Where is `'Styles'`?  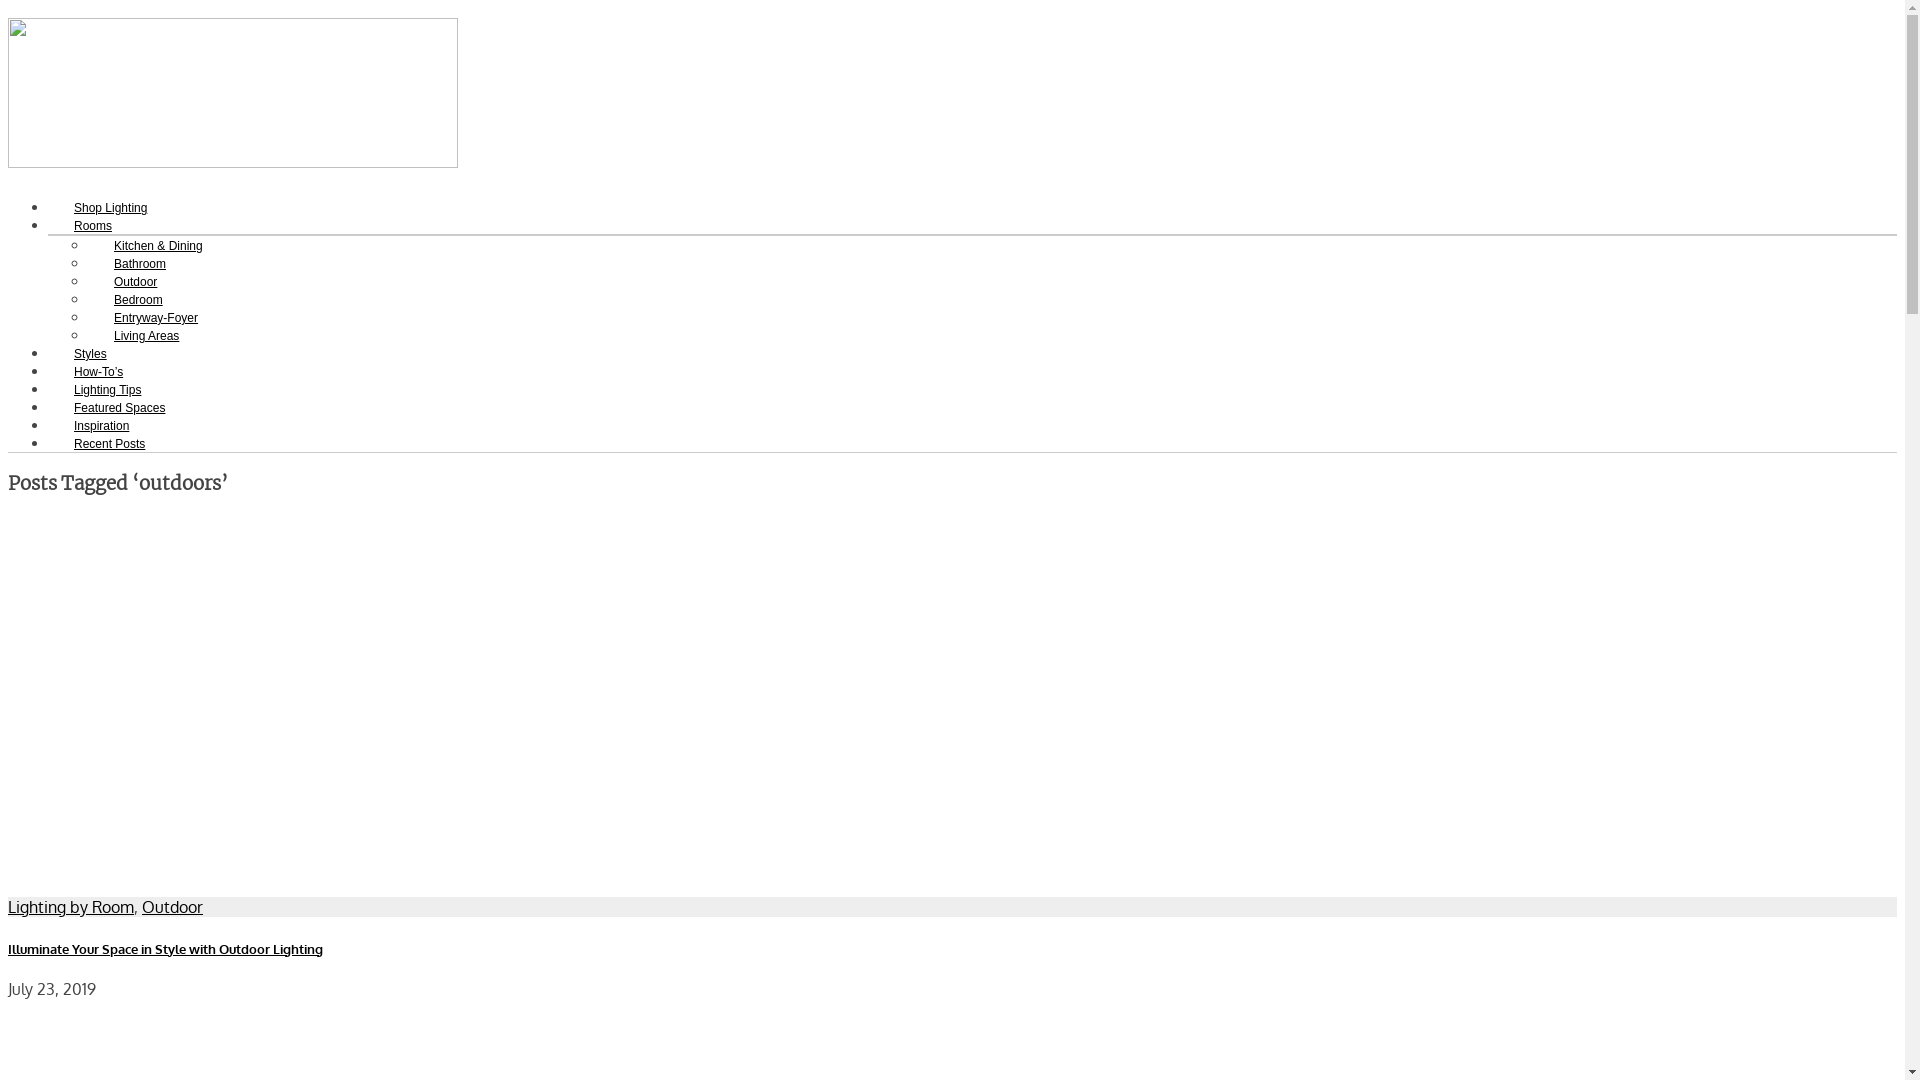 'Styles' is located at coordinates (48, 353).